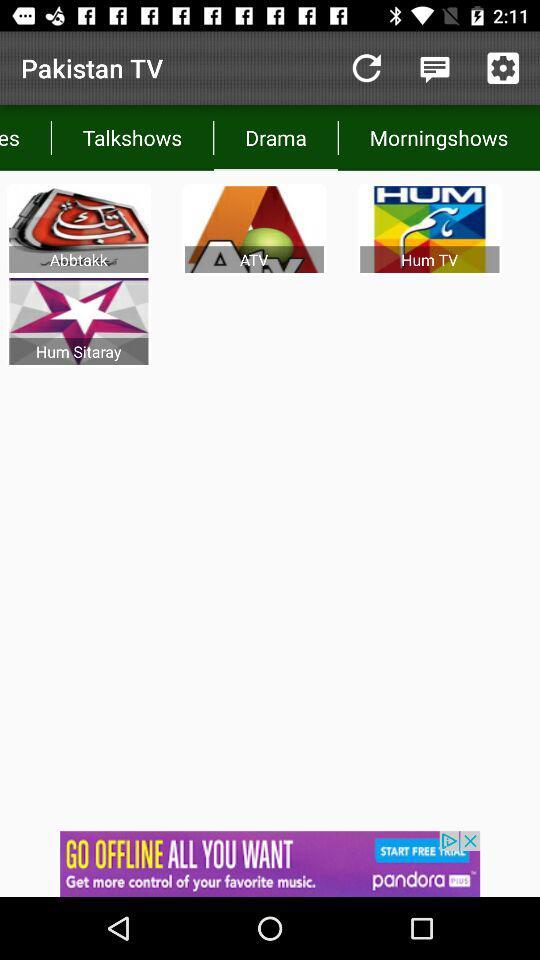 Image resolution: width=540 pixels, height=960 pixels. What do you see at coordinates (270, 863) in the screenshot?
I see `sponsored link` at bounding box center [270, 863].